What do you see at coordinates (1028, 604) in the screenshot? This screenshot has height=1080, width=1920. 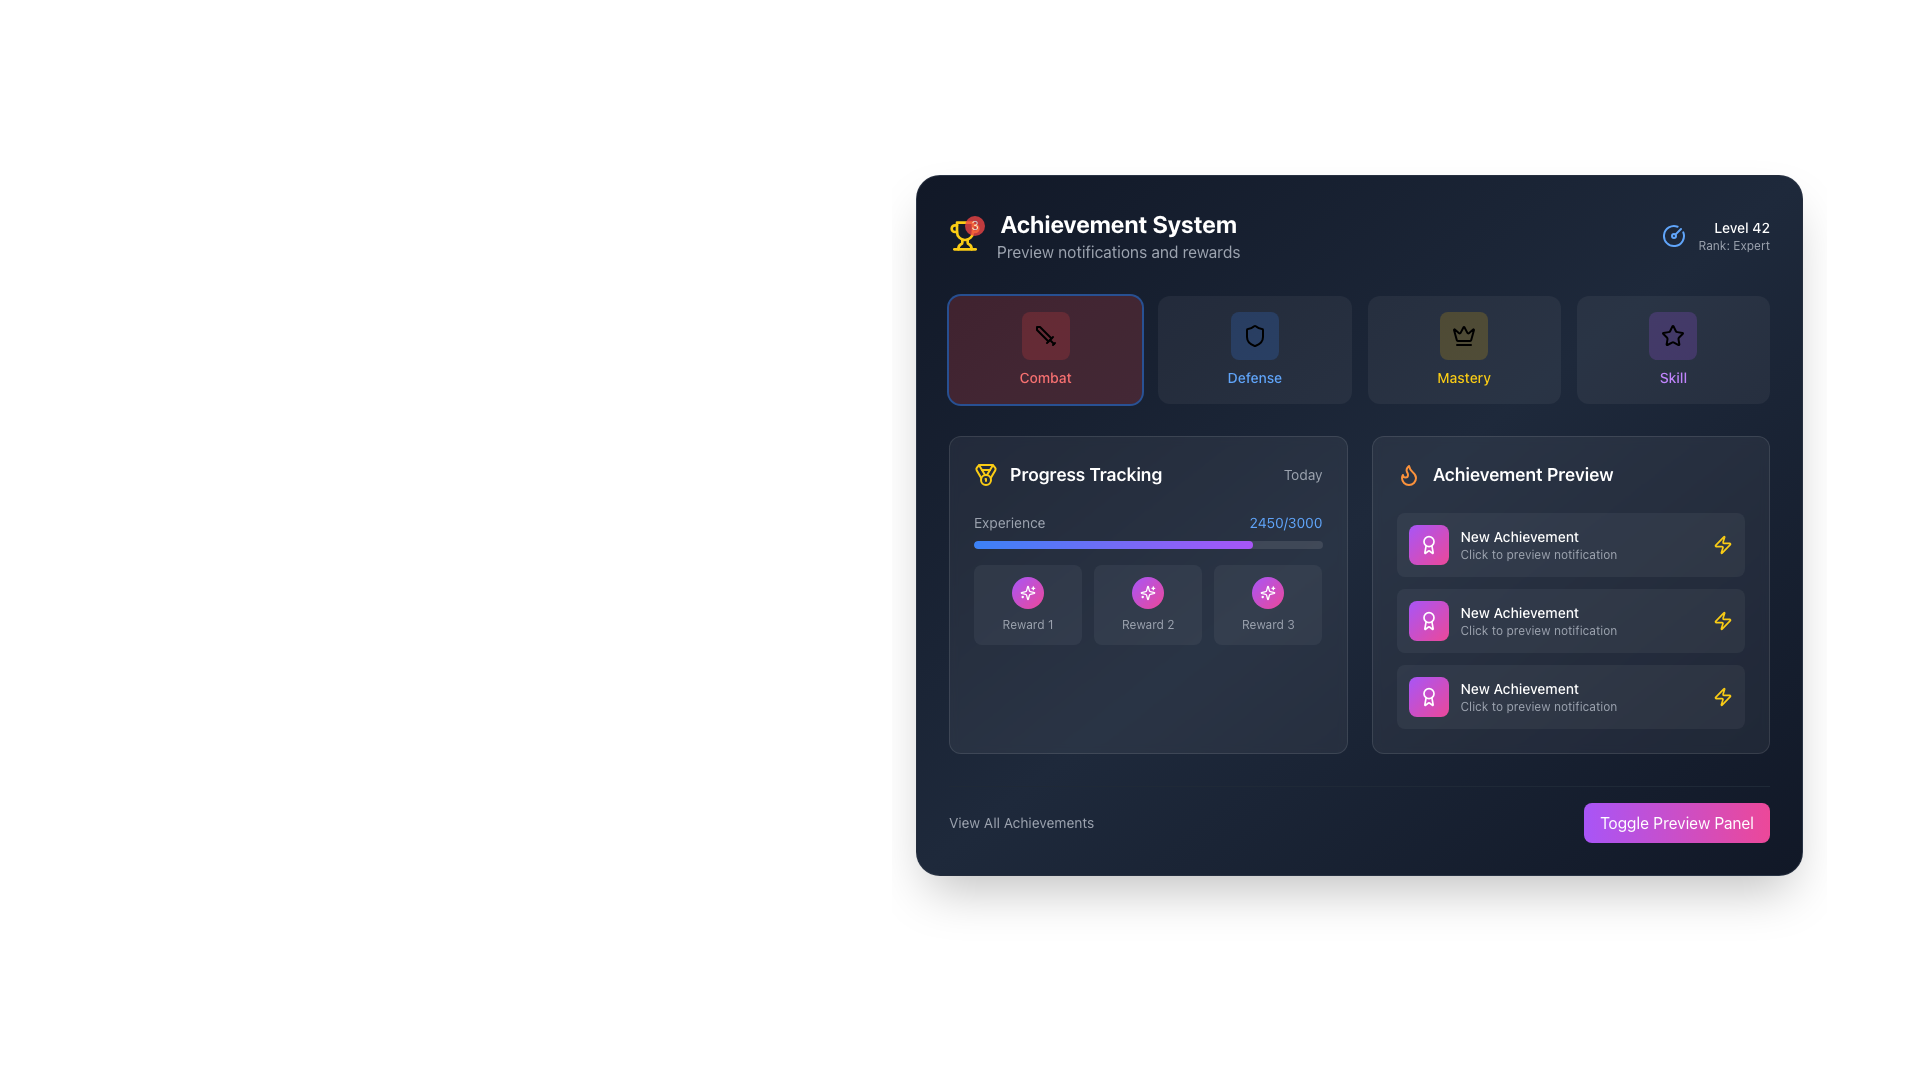 I see `the first Clickable Card in the 'Progress Tracking' section to trigger animations or tooltips` at bounding box center [1028, 604].